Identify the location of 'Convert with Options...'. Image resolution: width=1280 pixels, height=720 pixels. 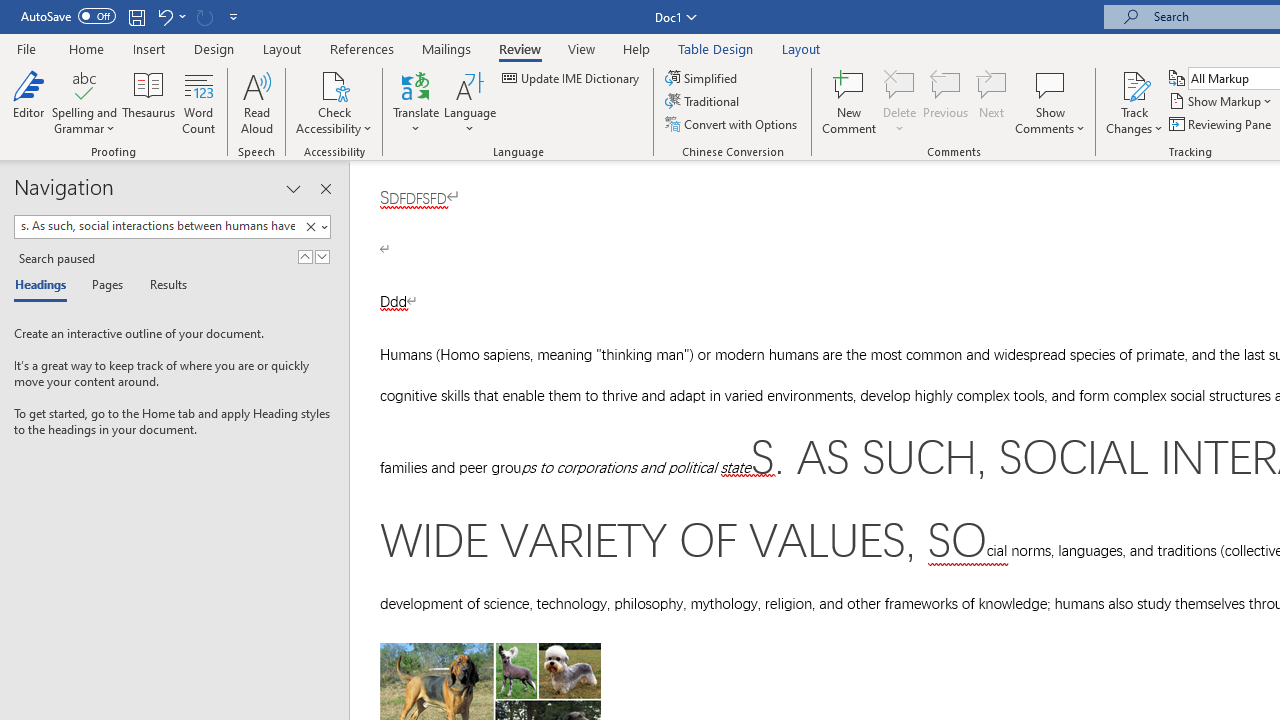
(731, 124).